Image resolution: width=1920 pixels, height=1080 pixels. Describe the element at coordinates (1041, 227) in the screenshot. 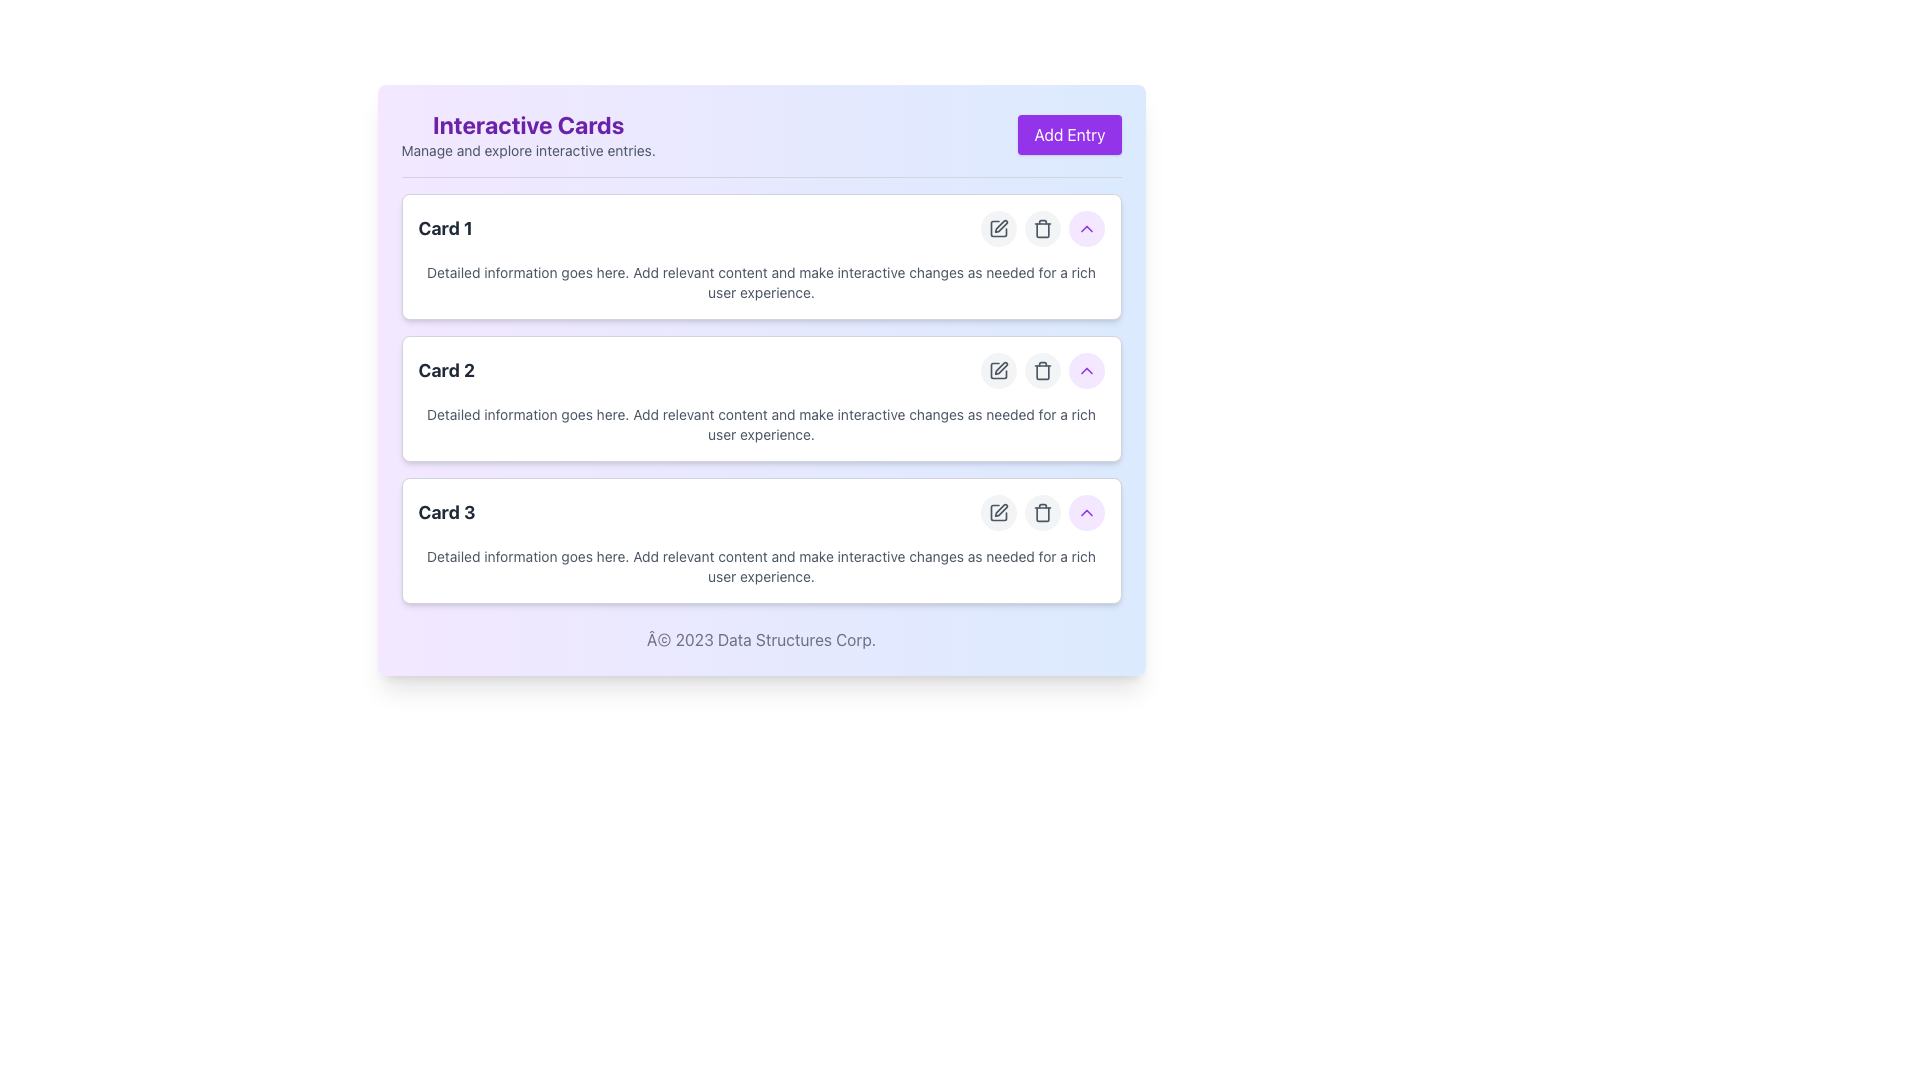

I see `the delete button (Trash Icon) located in the second card, positioned between the edit icon and the arrow icon, to change its background color` at that location.